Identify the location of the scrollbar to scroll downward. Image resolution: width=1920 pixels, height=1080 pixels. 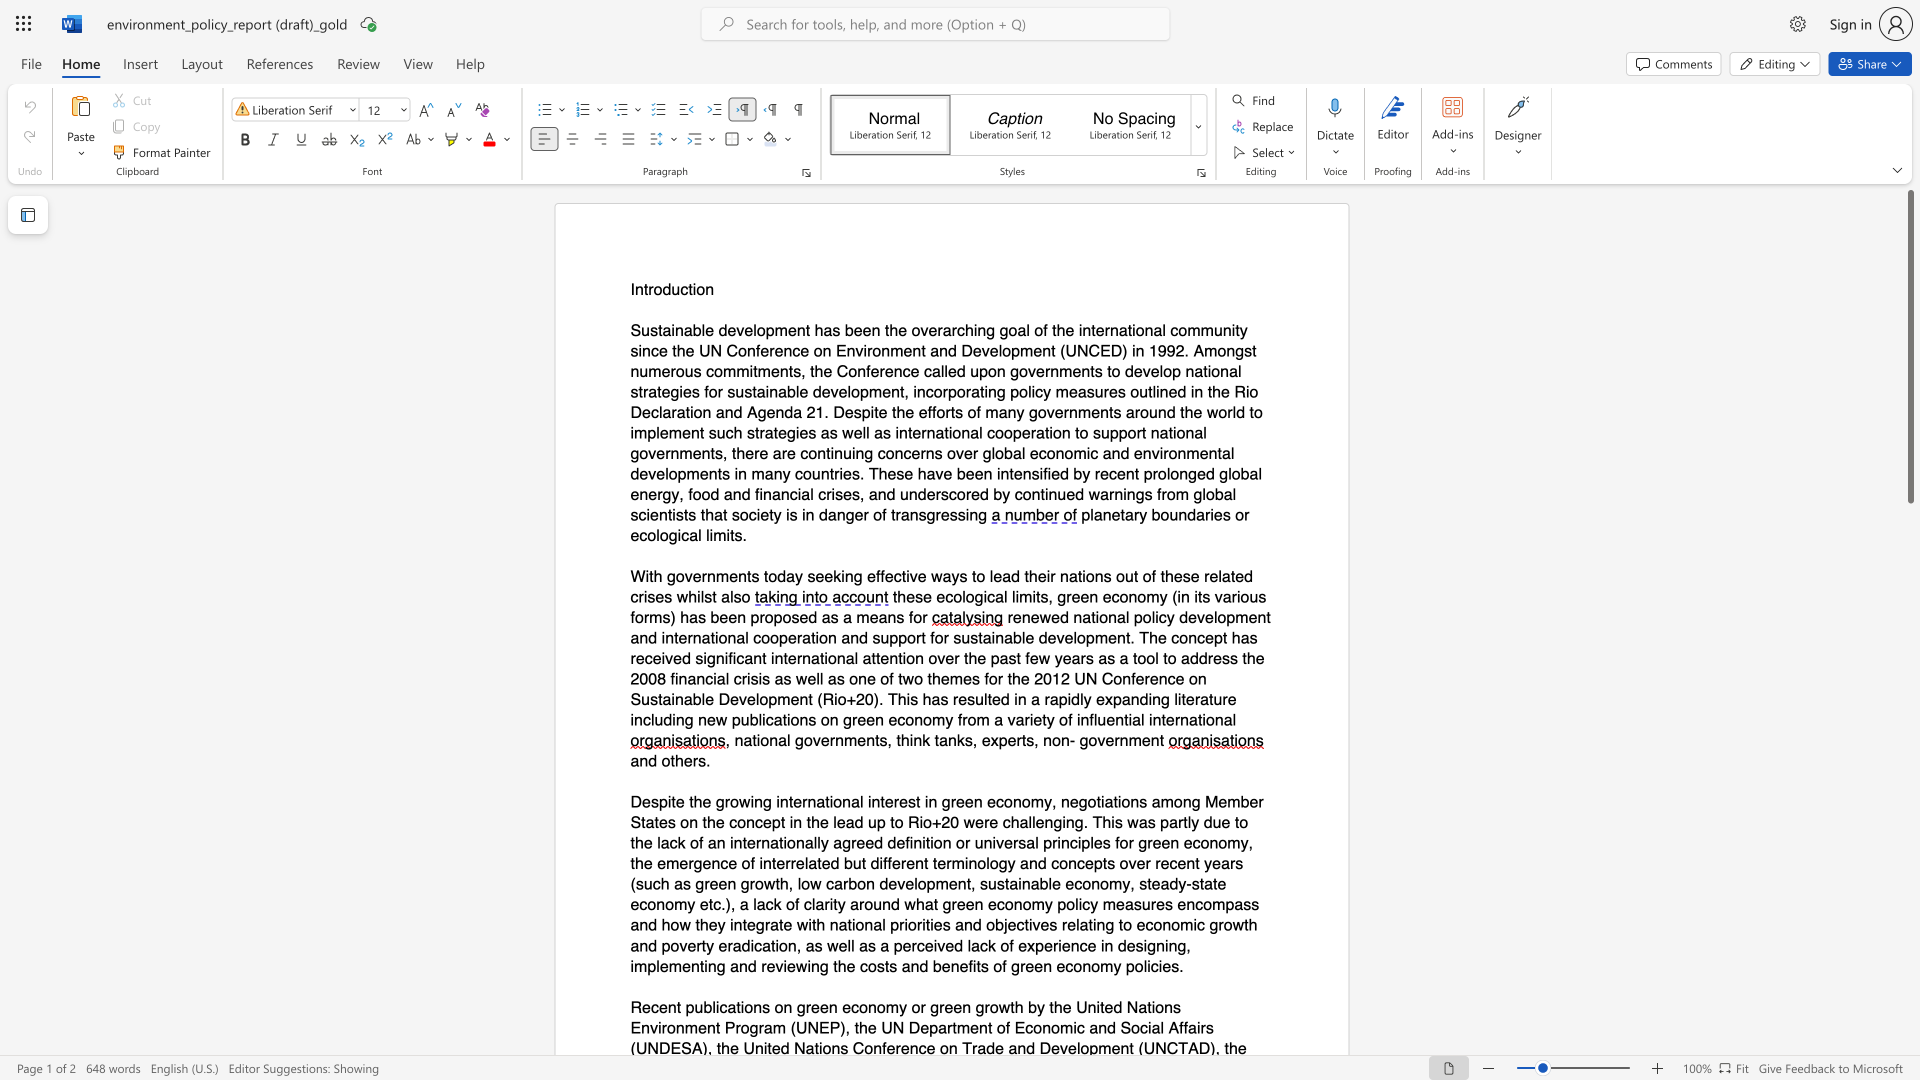
(1909, 628).